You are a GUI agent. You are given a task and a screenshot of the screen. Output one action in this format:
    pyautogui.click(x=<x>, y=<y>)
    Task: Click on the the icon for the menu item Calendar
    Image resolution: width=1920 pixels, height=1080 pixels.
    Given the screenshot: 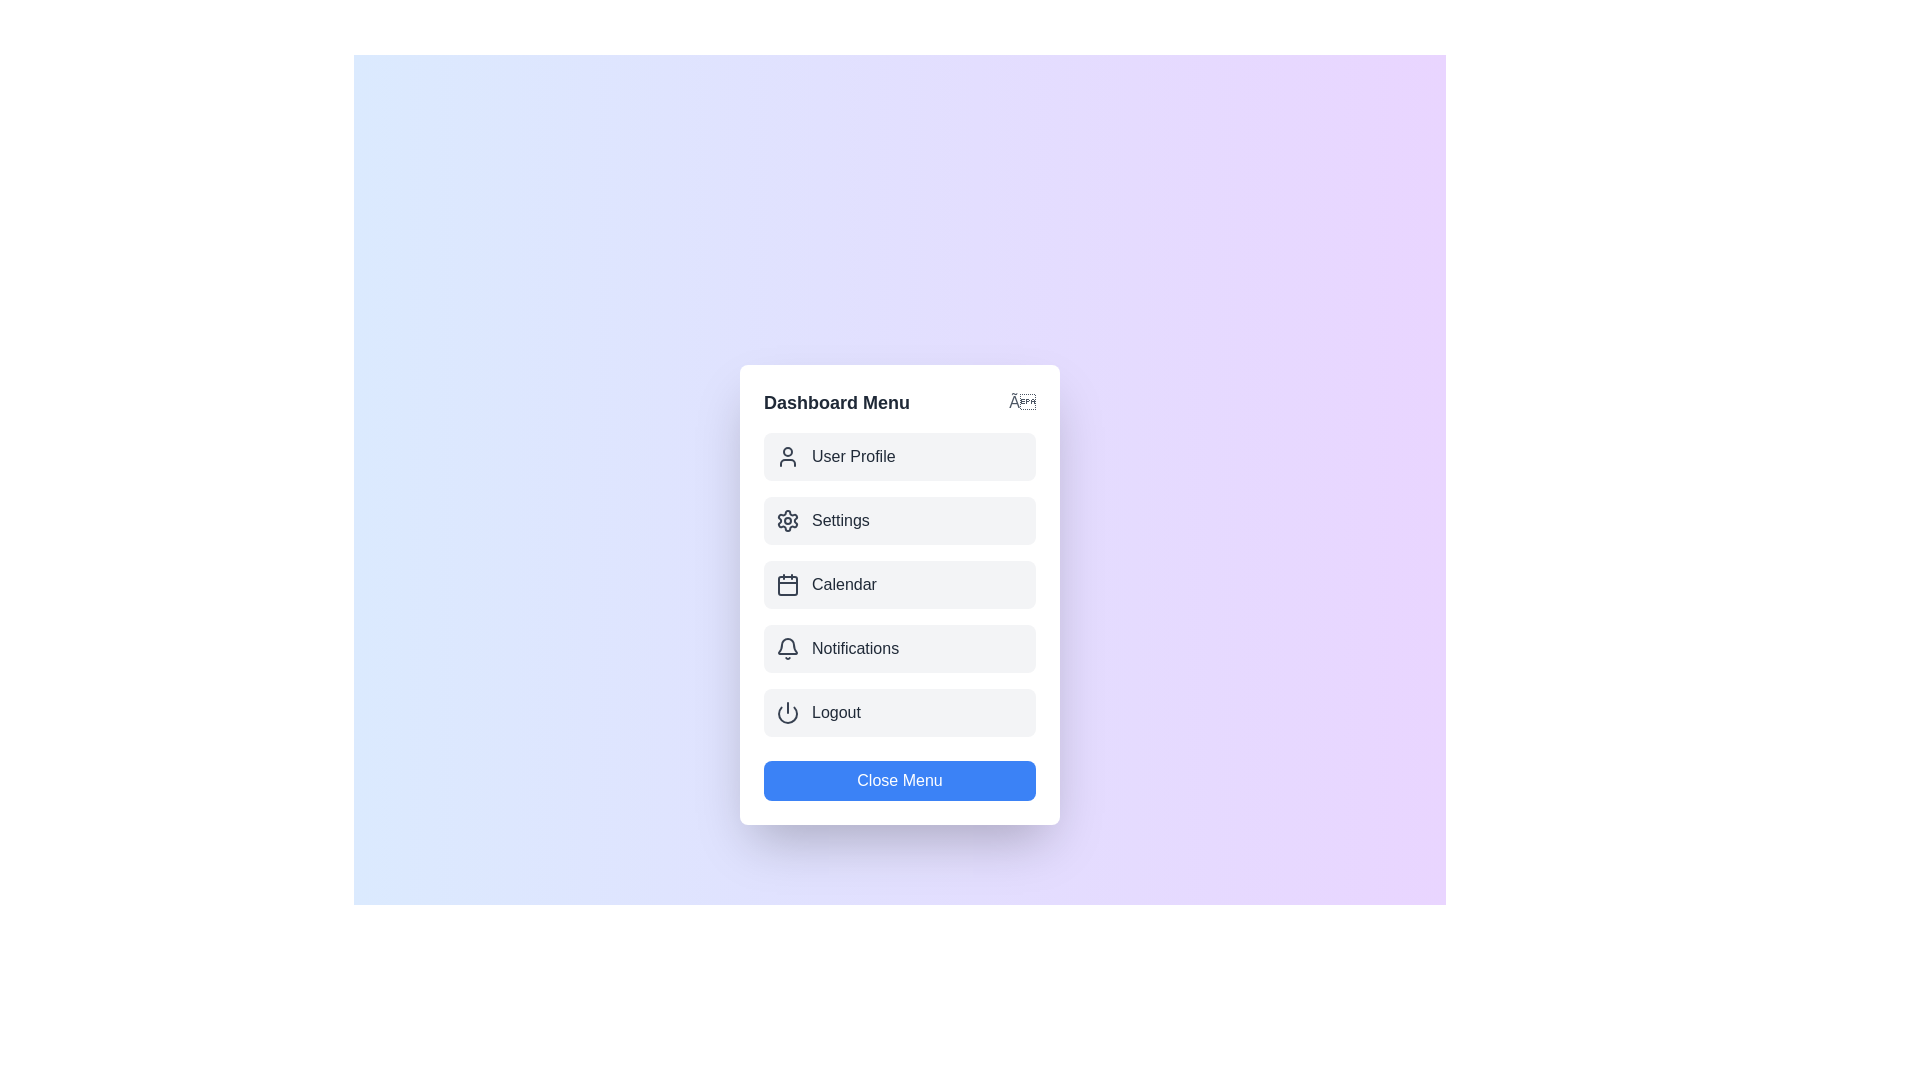 What is the action you would take?
    pyautogui.click(x=786, y=585)
    